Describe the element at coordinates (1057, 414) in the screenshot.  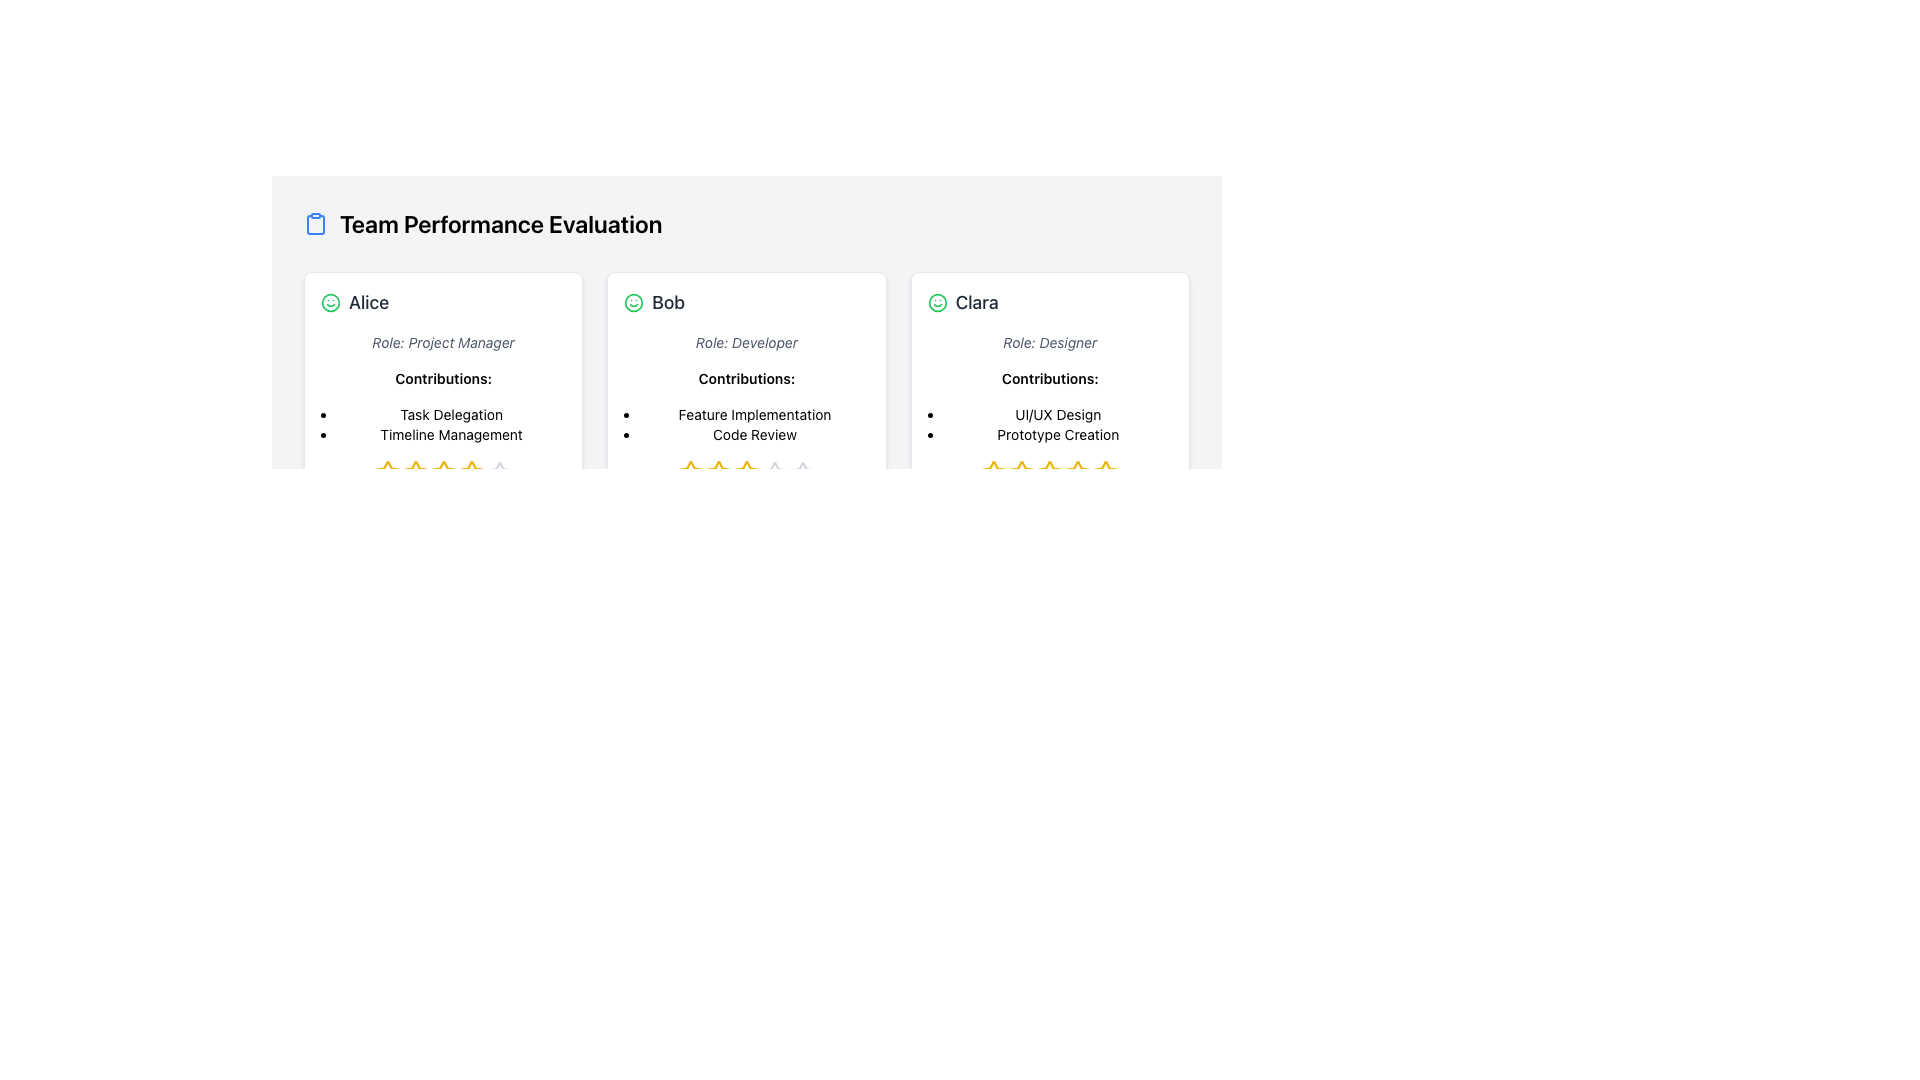
I see `the text element displaying 'UI/UX Design', which is the first list item in the contributions section of the third card labeled 'Clara'` at that location.